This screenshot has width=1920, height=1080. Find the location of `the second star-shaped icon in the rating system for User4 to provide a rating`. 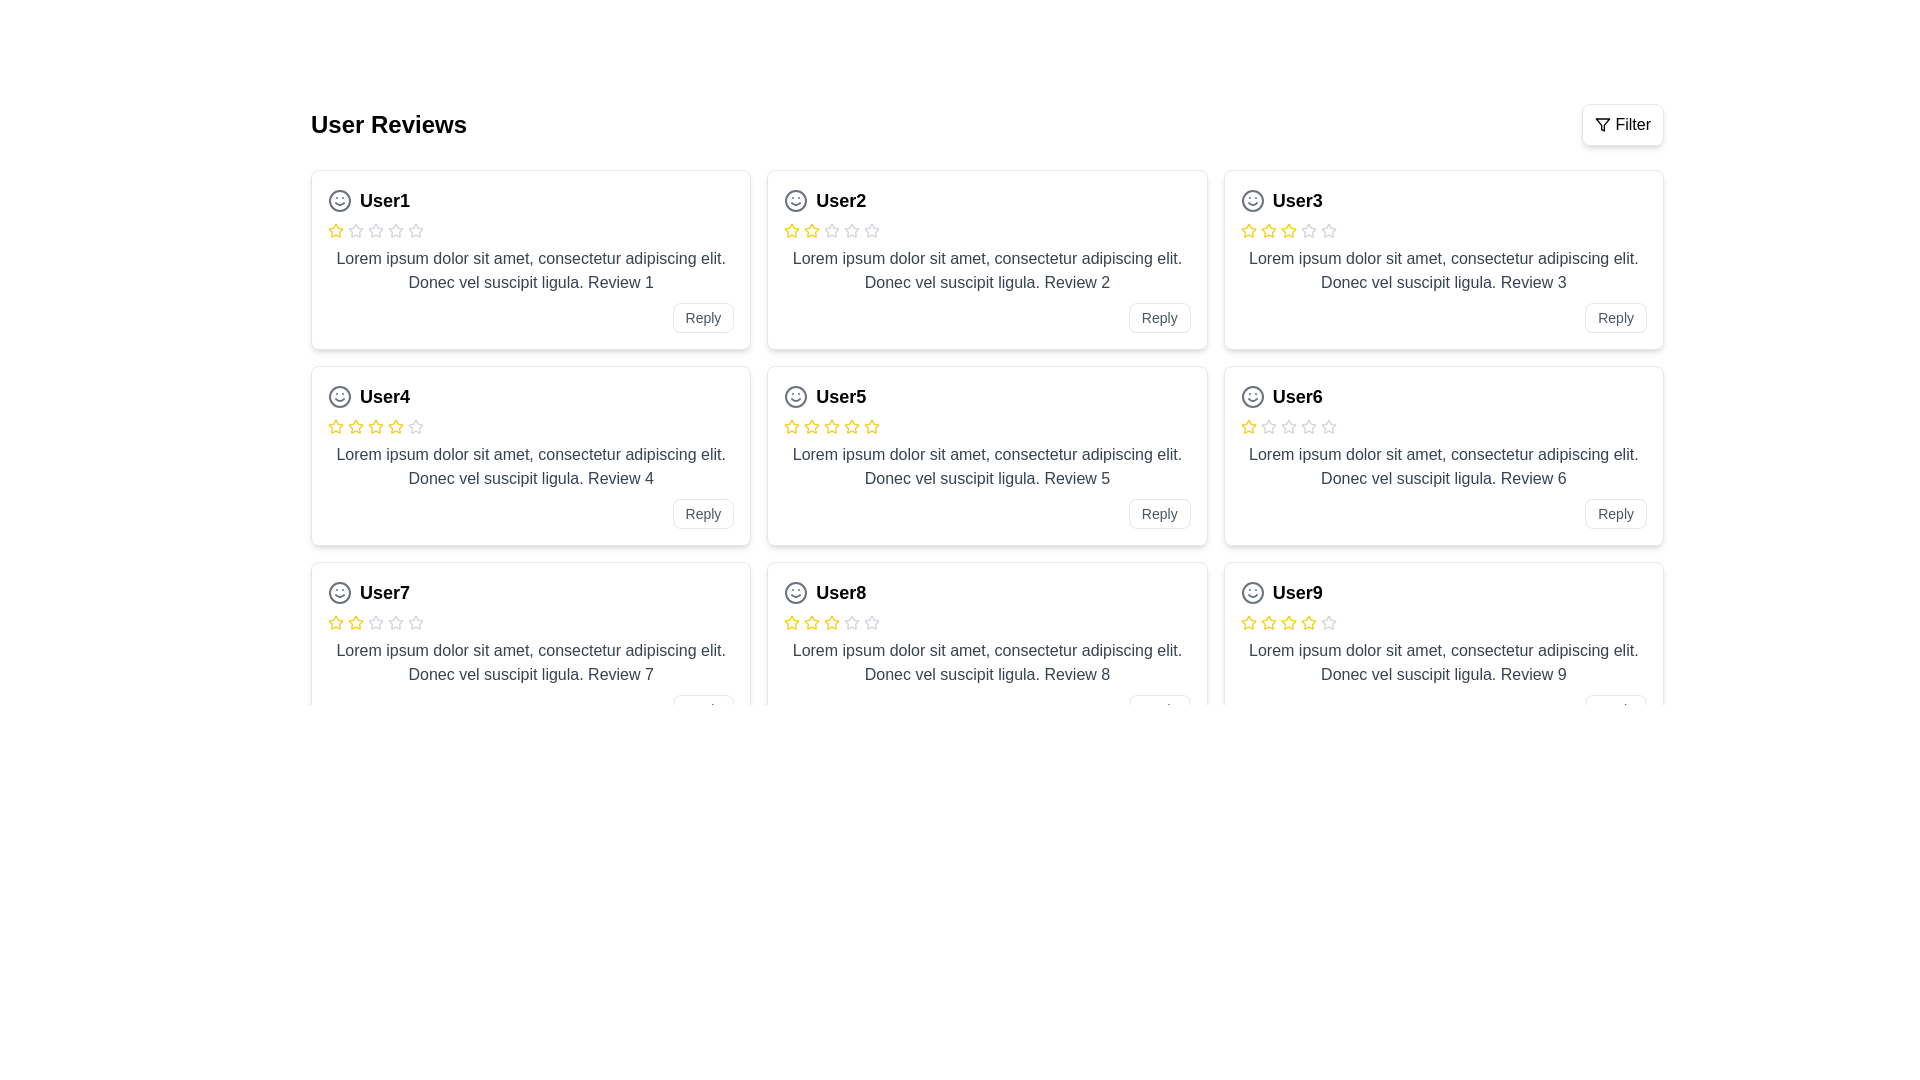

the second star-shaped icon in the rating system for User4 to provide a rating is located at coordinates (395, 425).